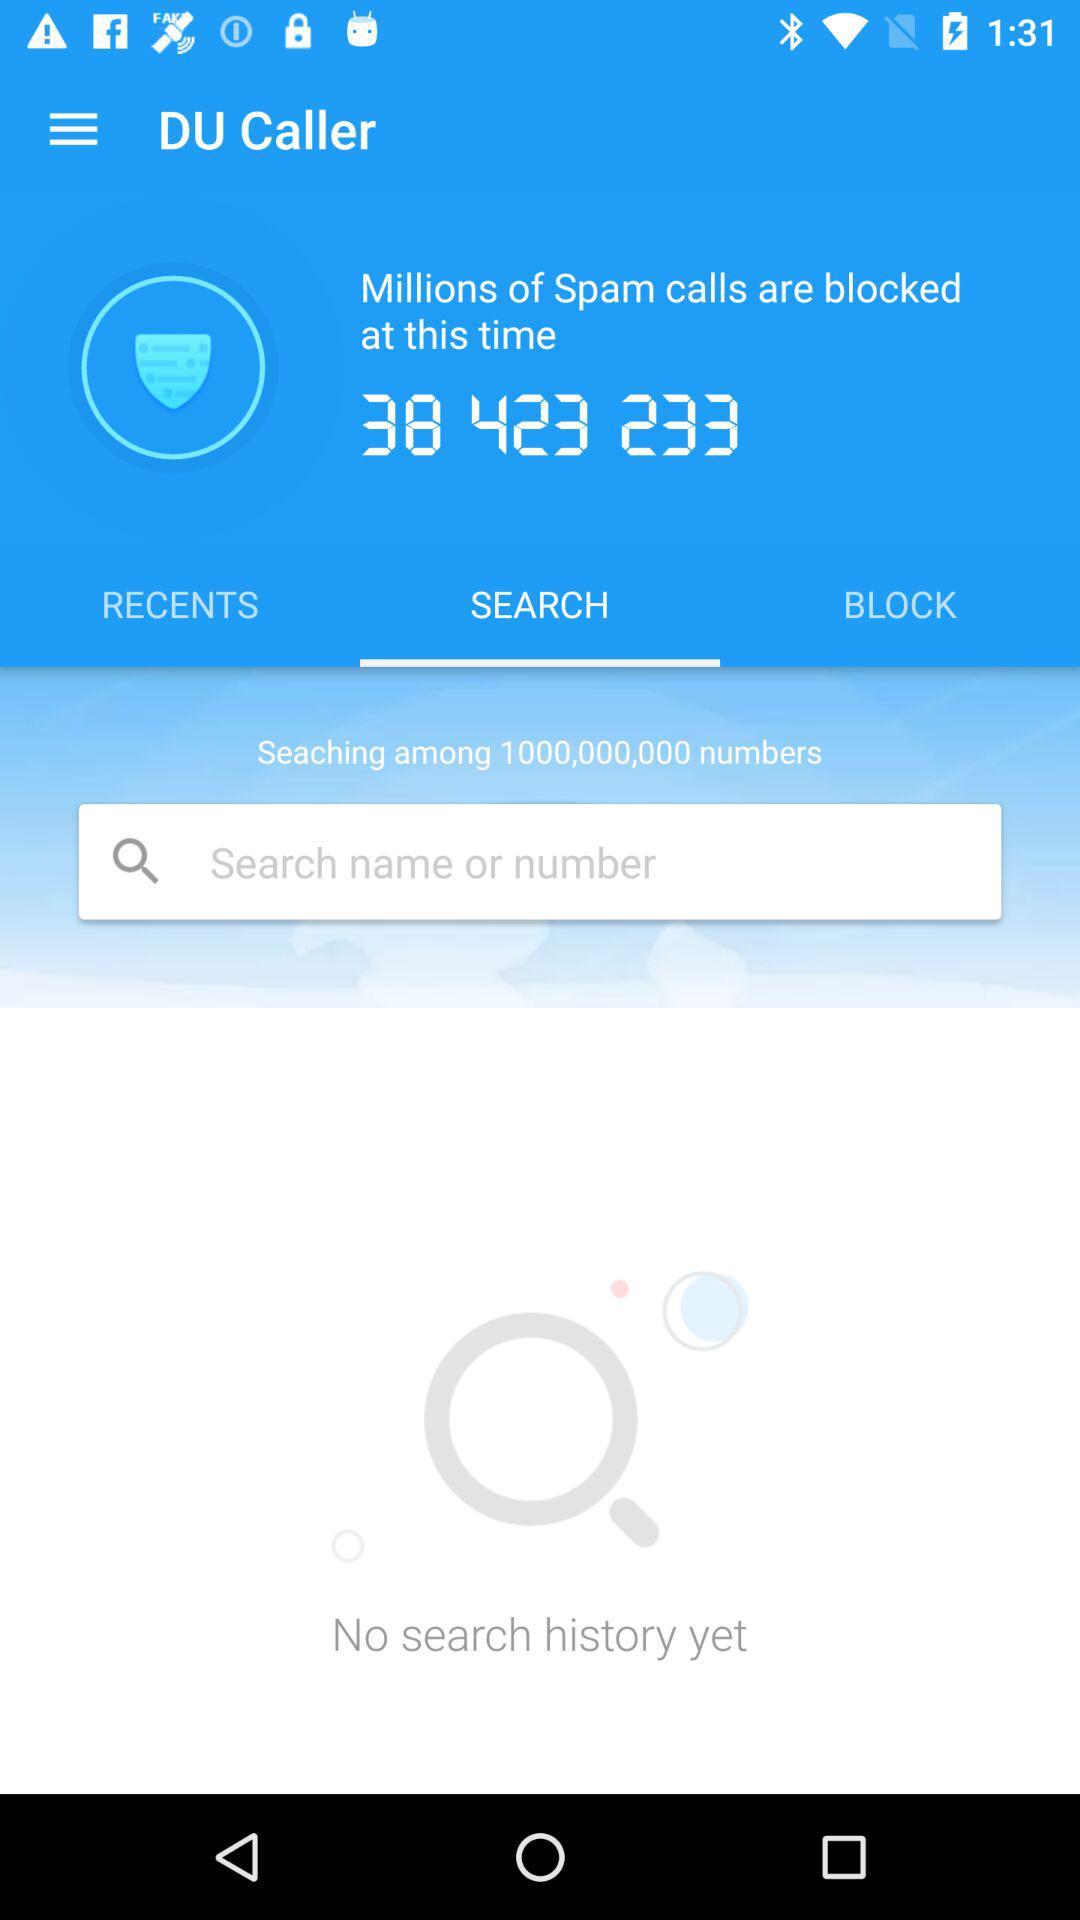 Image resolution: width=1080 pixels, height=1920 pixels. What do you see at coordinates (172, 367) in the screenshot?
I see `the icon to the left of millions of spam item` at bounding box center [172, 367].